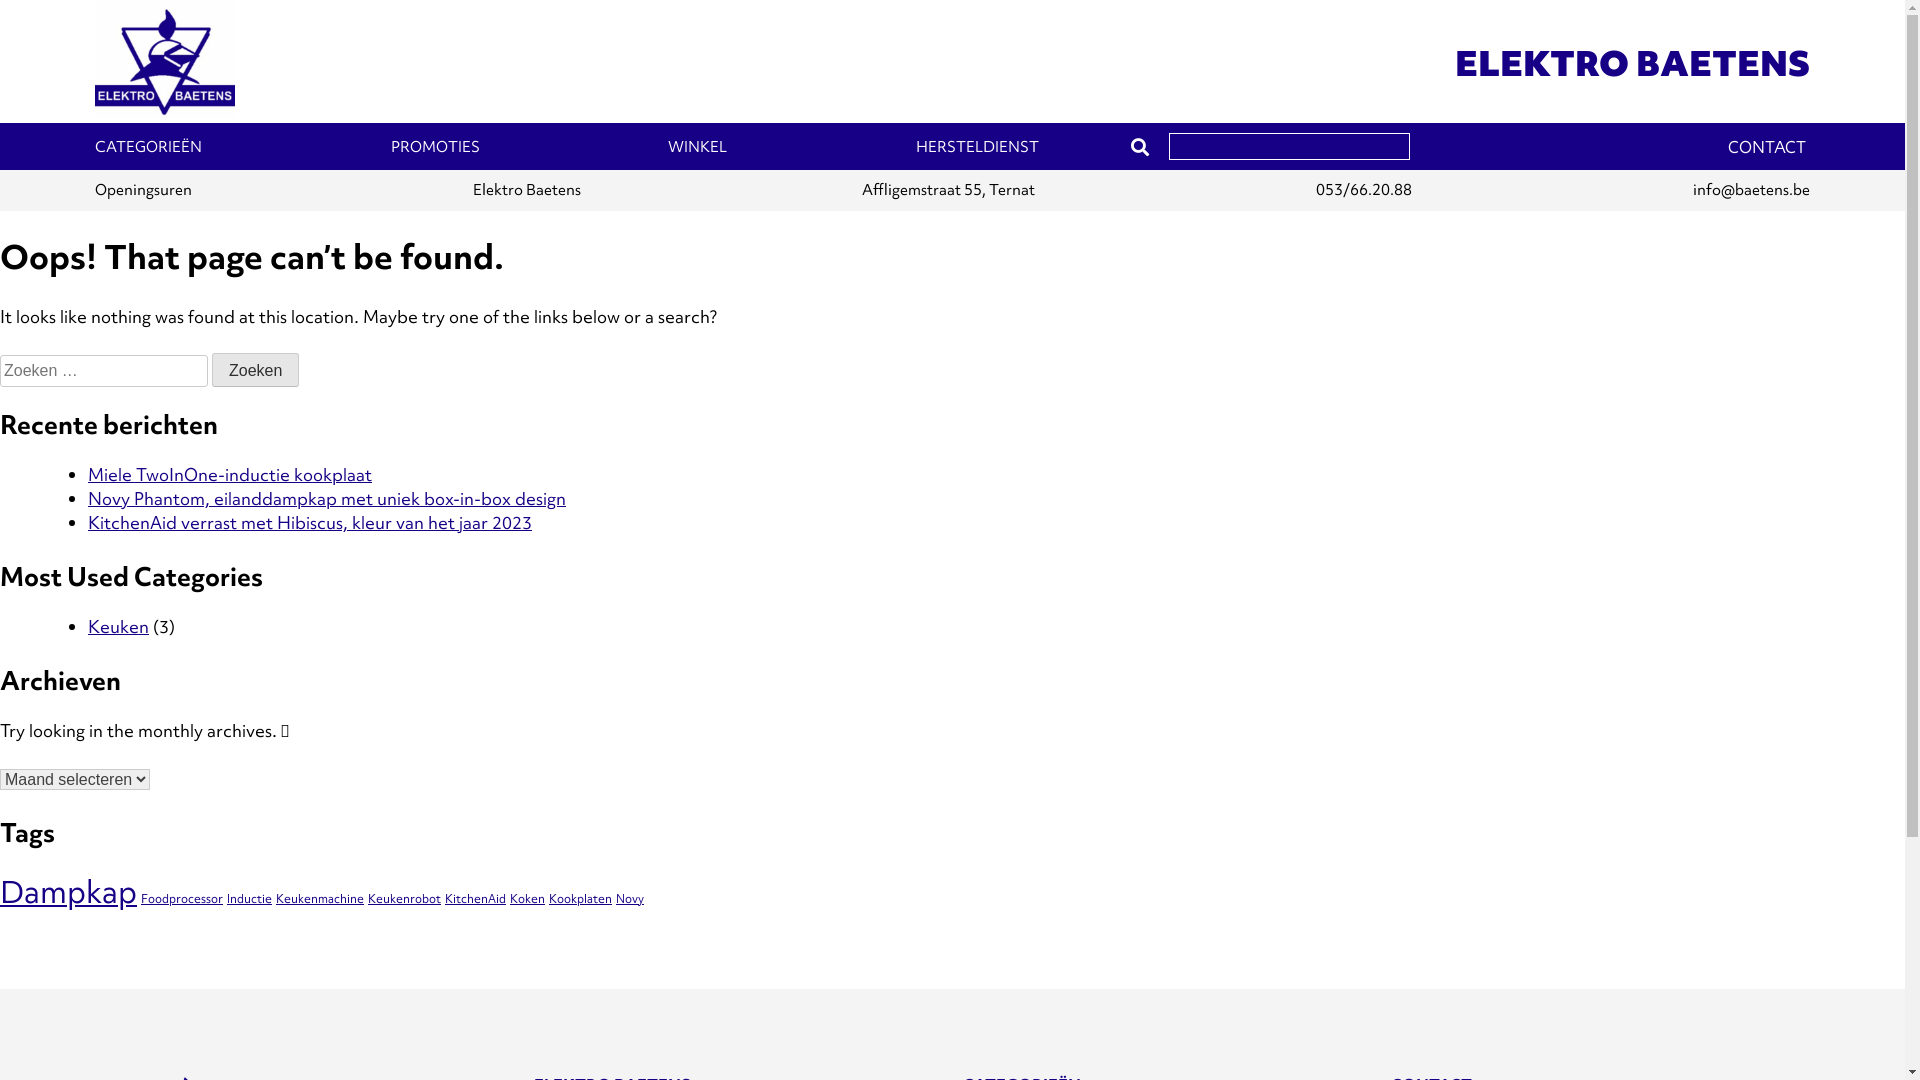  I want to click on 'PROMOTIES', so click(434, 145).